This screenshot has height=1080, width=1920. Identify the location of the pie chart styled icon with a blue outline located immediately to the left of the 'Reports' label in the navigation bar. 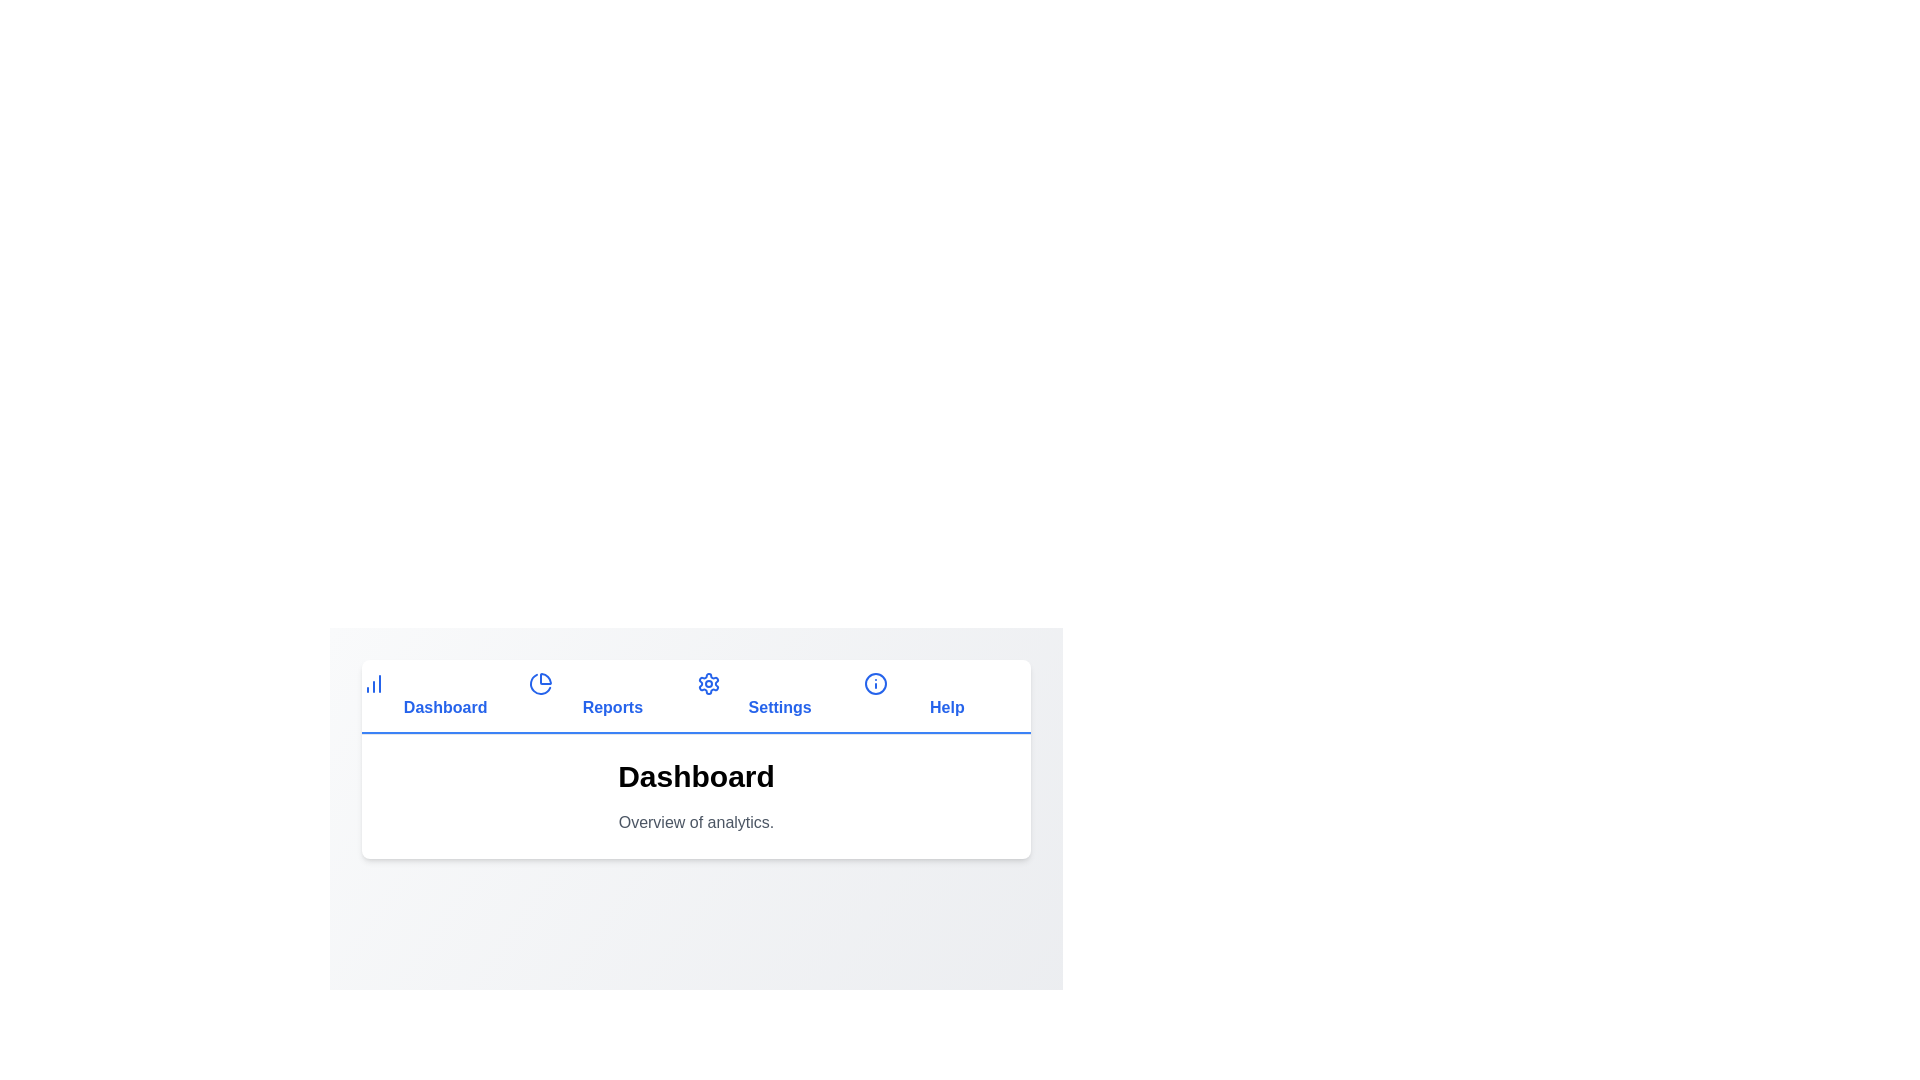
(541, 682).